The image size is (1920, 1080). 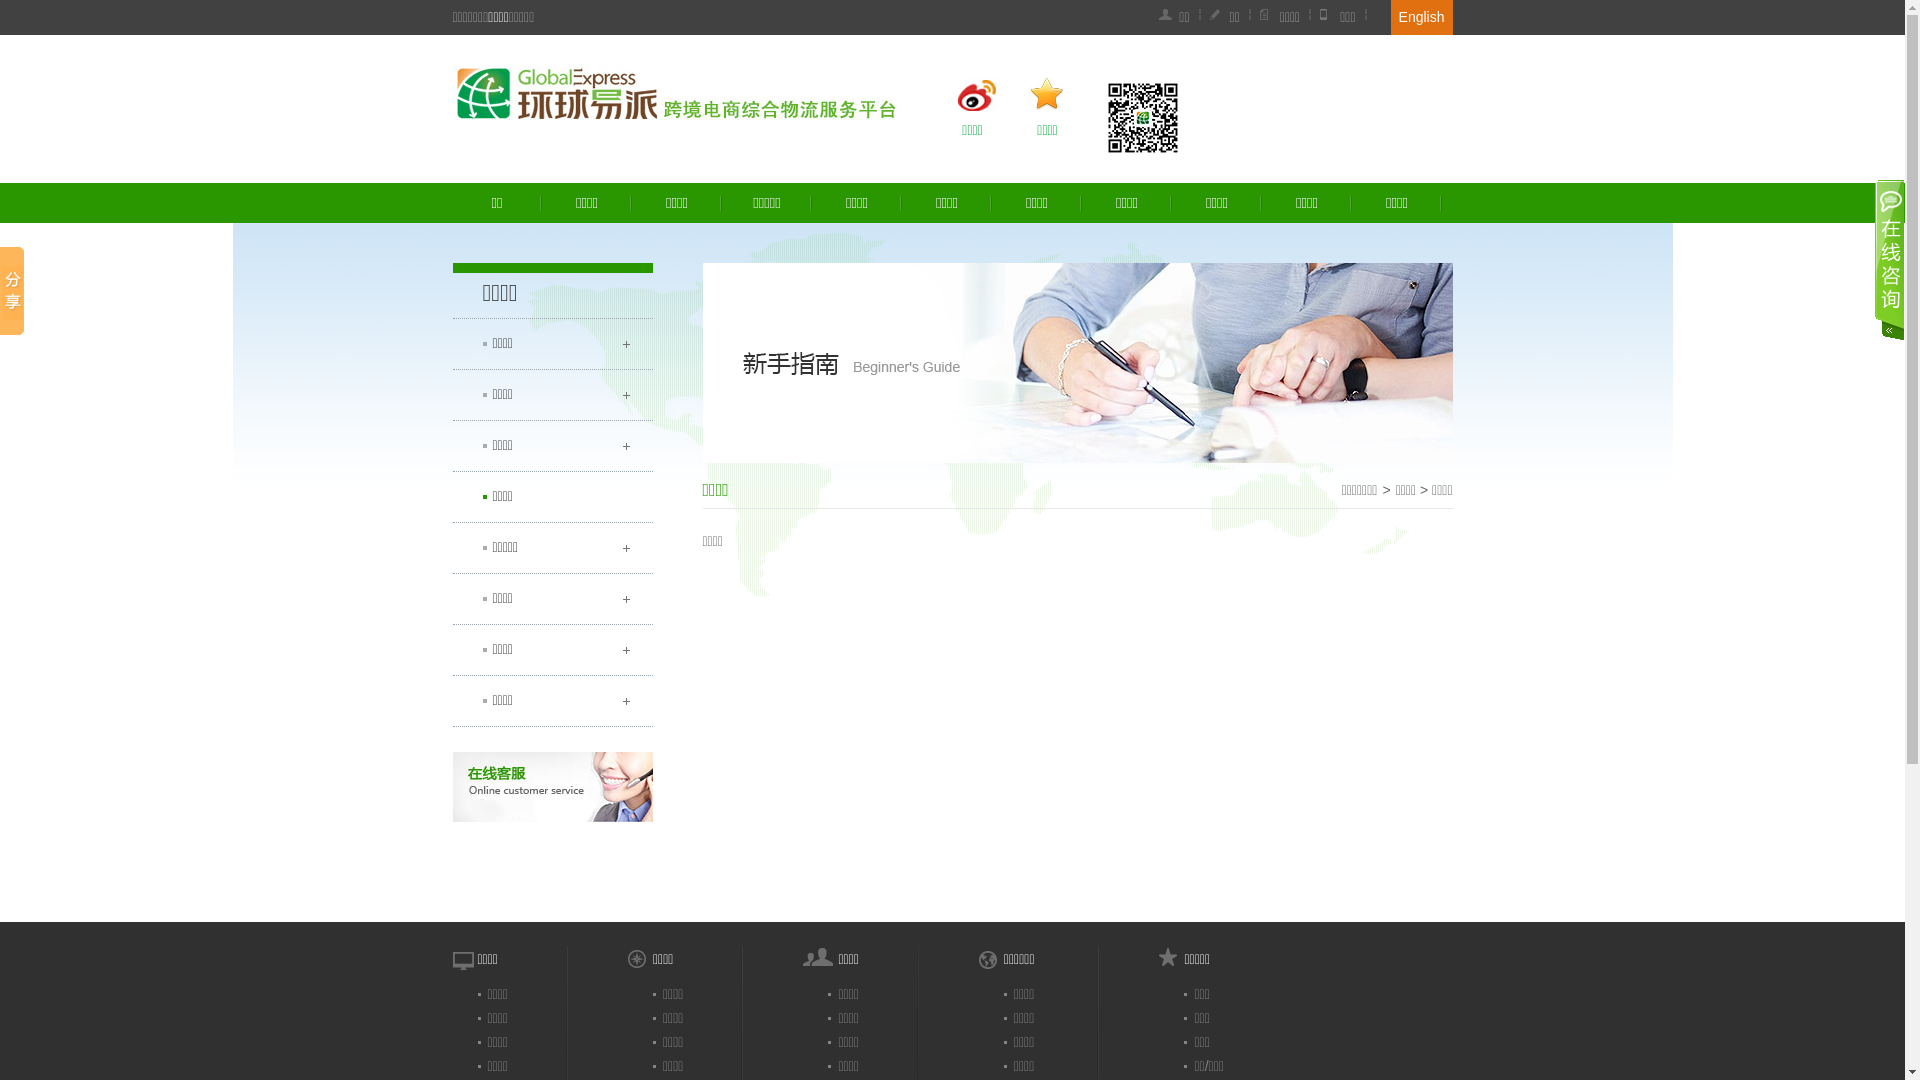 I want to click on 'English', so click(x=1420, y=16).